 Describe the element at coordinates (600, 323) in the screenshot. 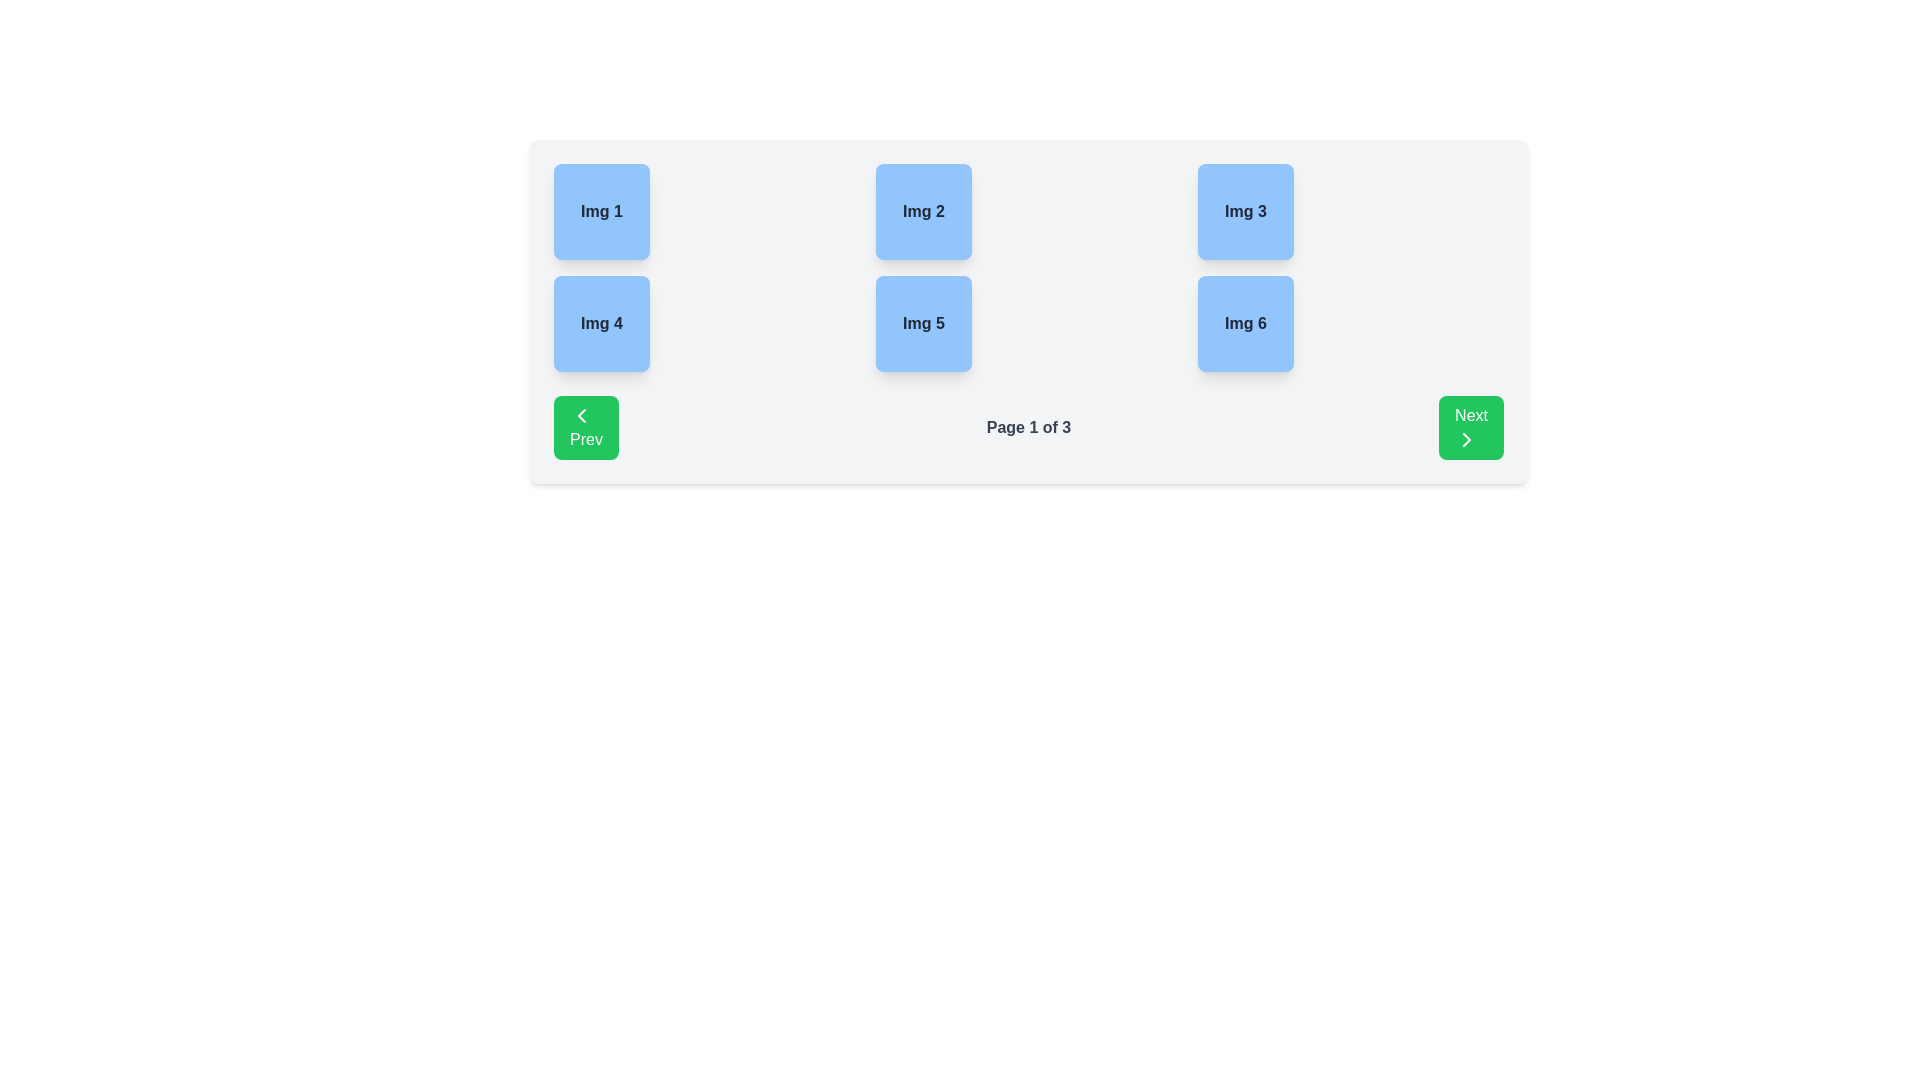

I see `the square-shaped button with a light blue background and dark gray text reading 'Img 4'` at that location.